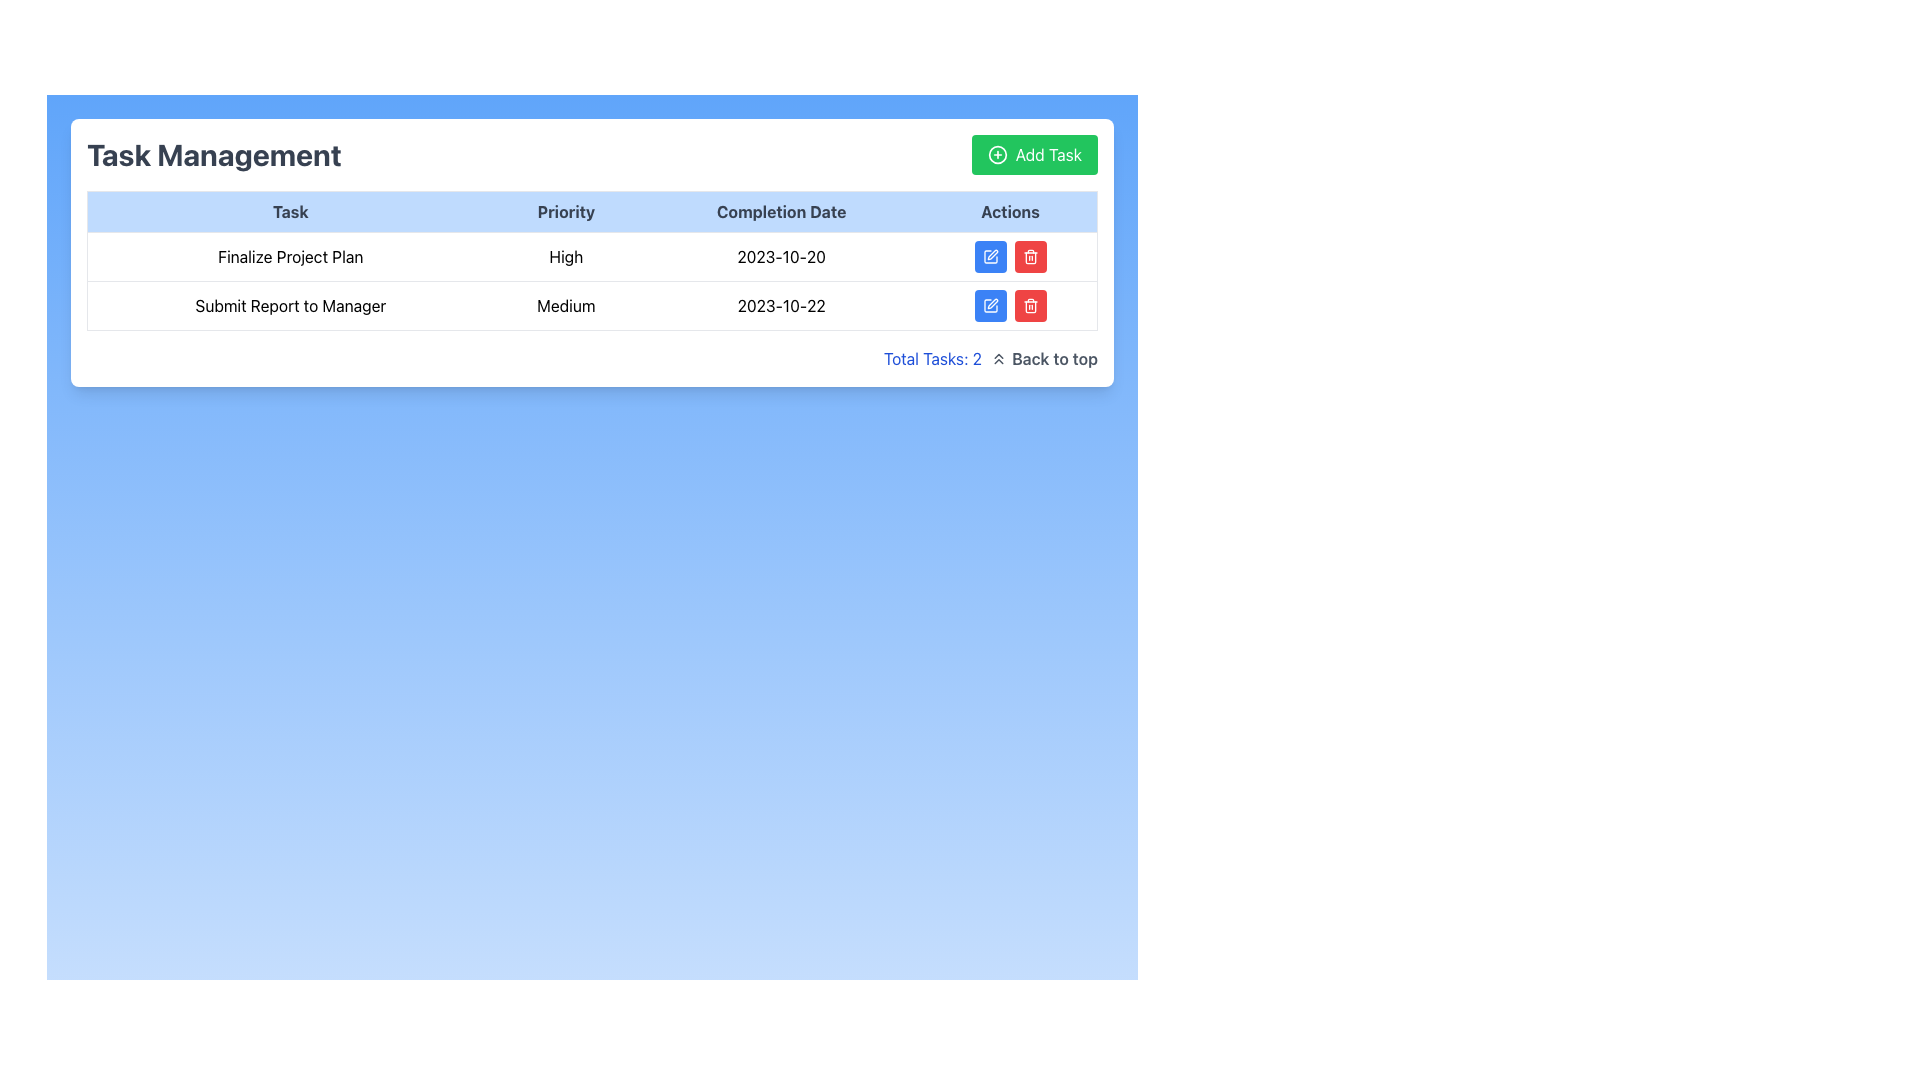 This screenshot has height=1080, width=1920. What do you see at coordinates (565, 212) in the screenshot?
I see `text from the 'Priority' label, which is a bold dark gray text on a light blue background, located in the header row between 'Task' and 'Completion Date'` at bounding box center [565, 212].